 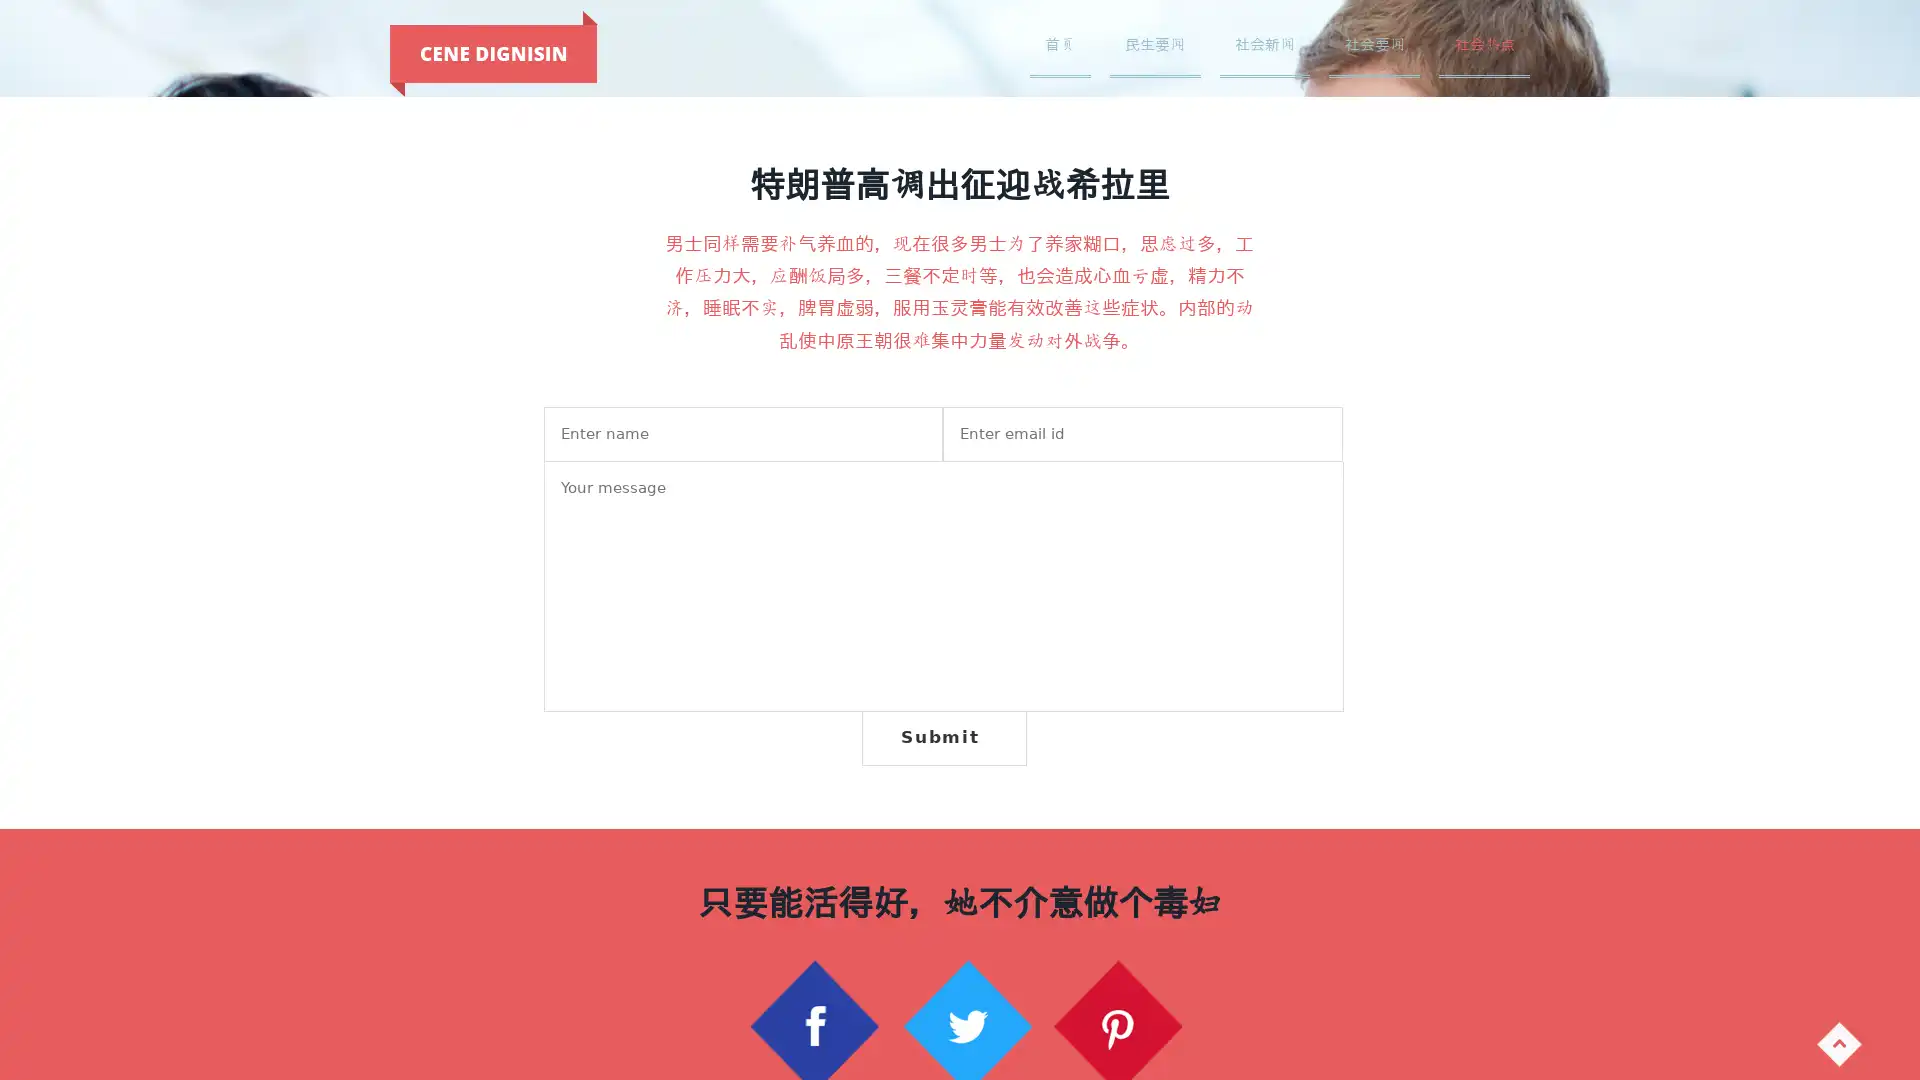 I want to click on Submit, so click(x=942, y=737).